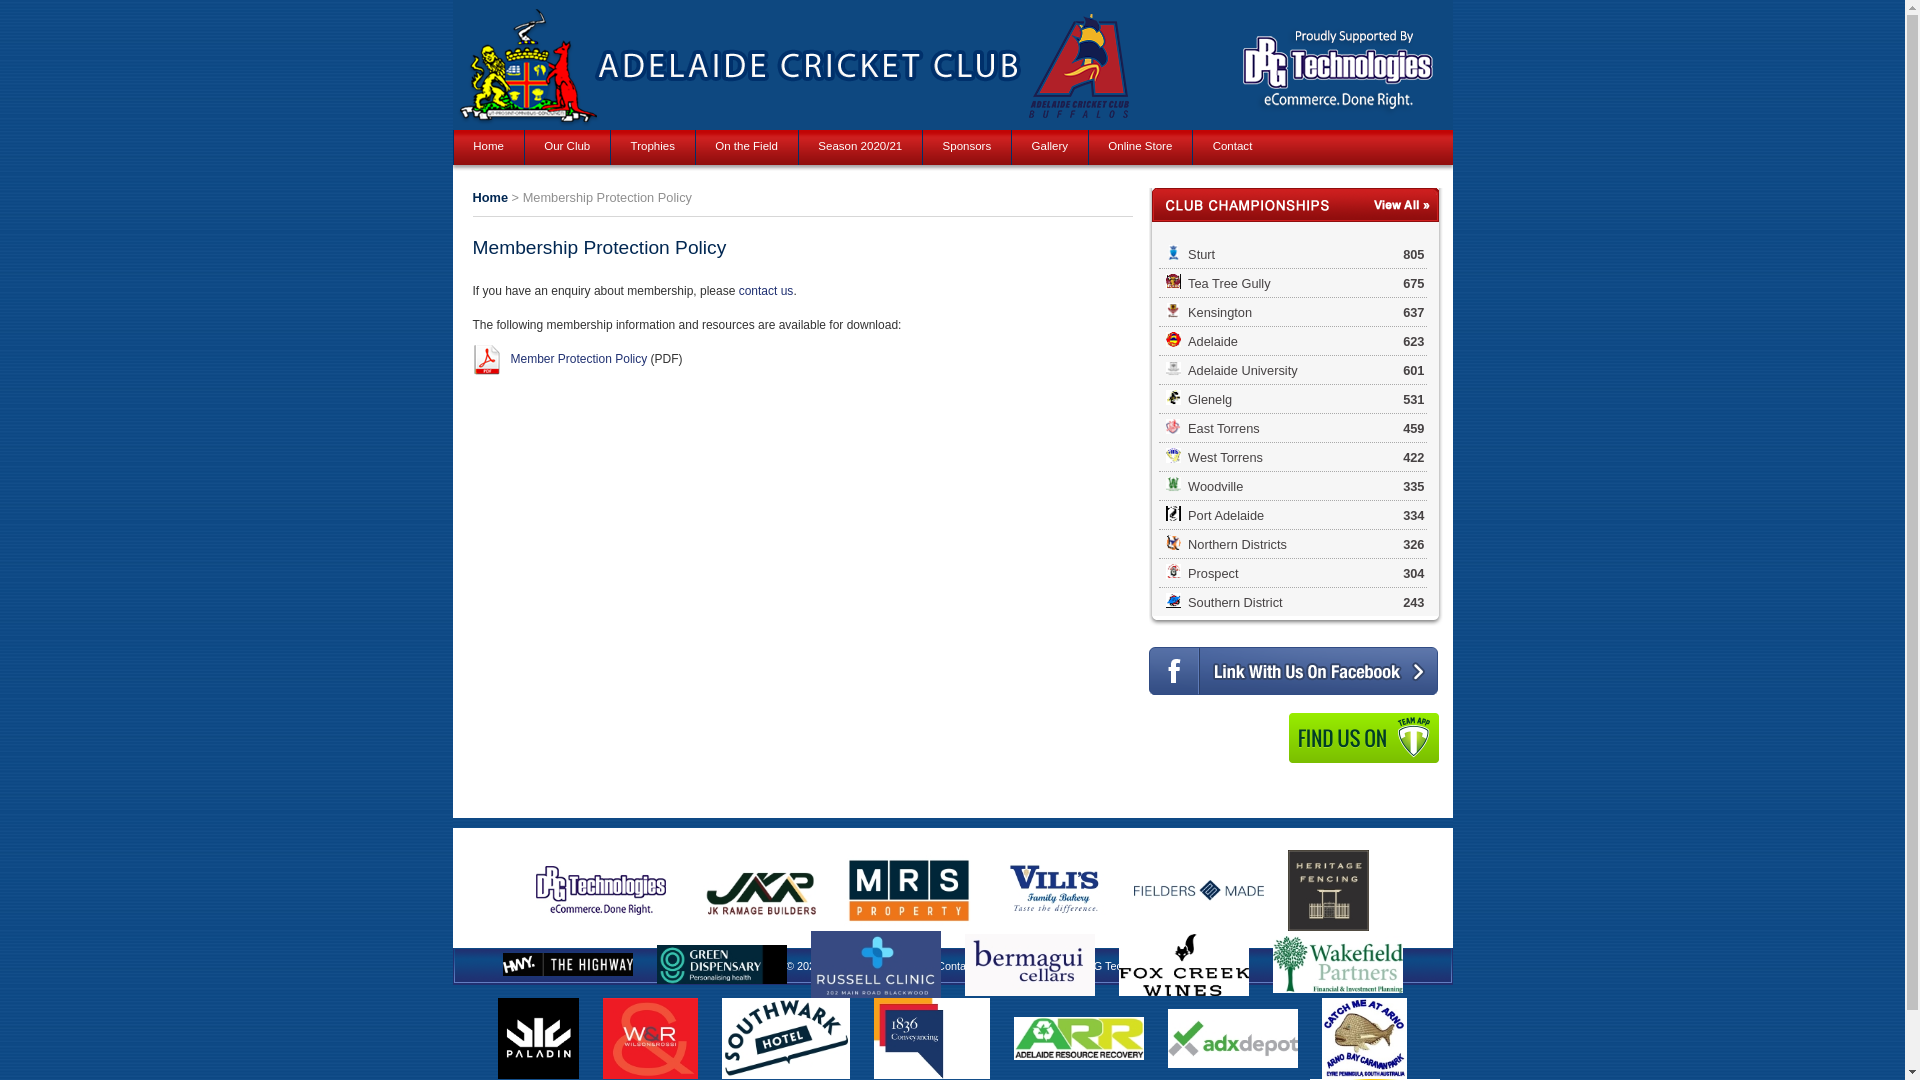 This screenshot has height=1080, width=1920. I want to click on 'Contact', so click(1231, 145).